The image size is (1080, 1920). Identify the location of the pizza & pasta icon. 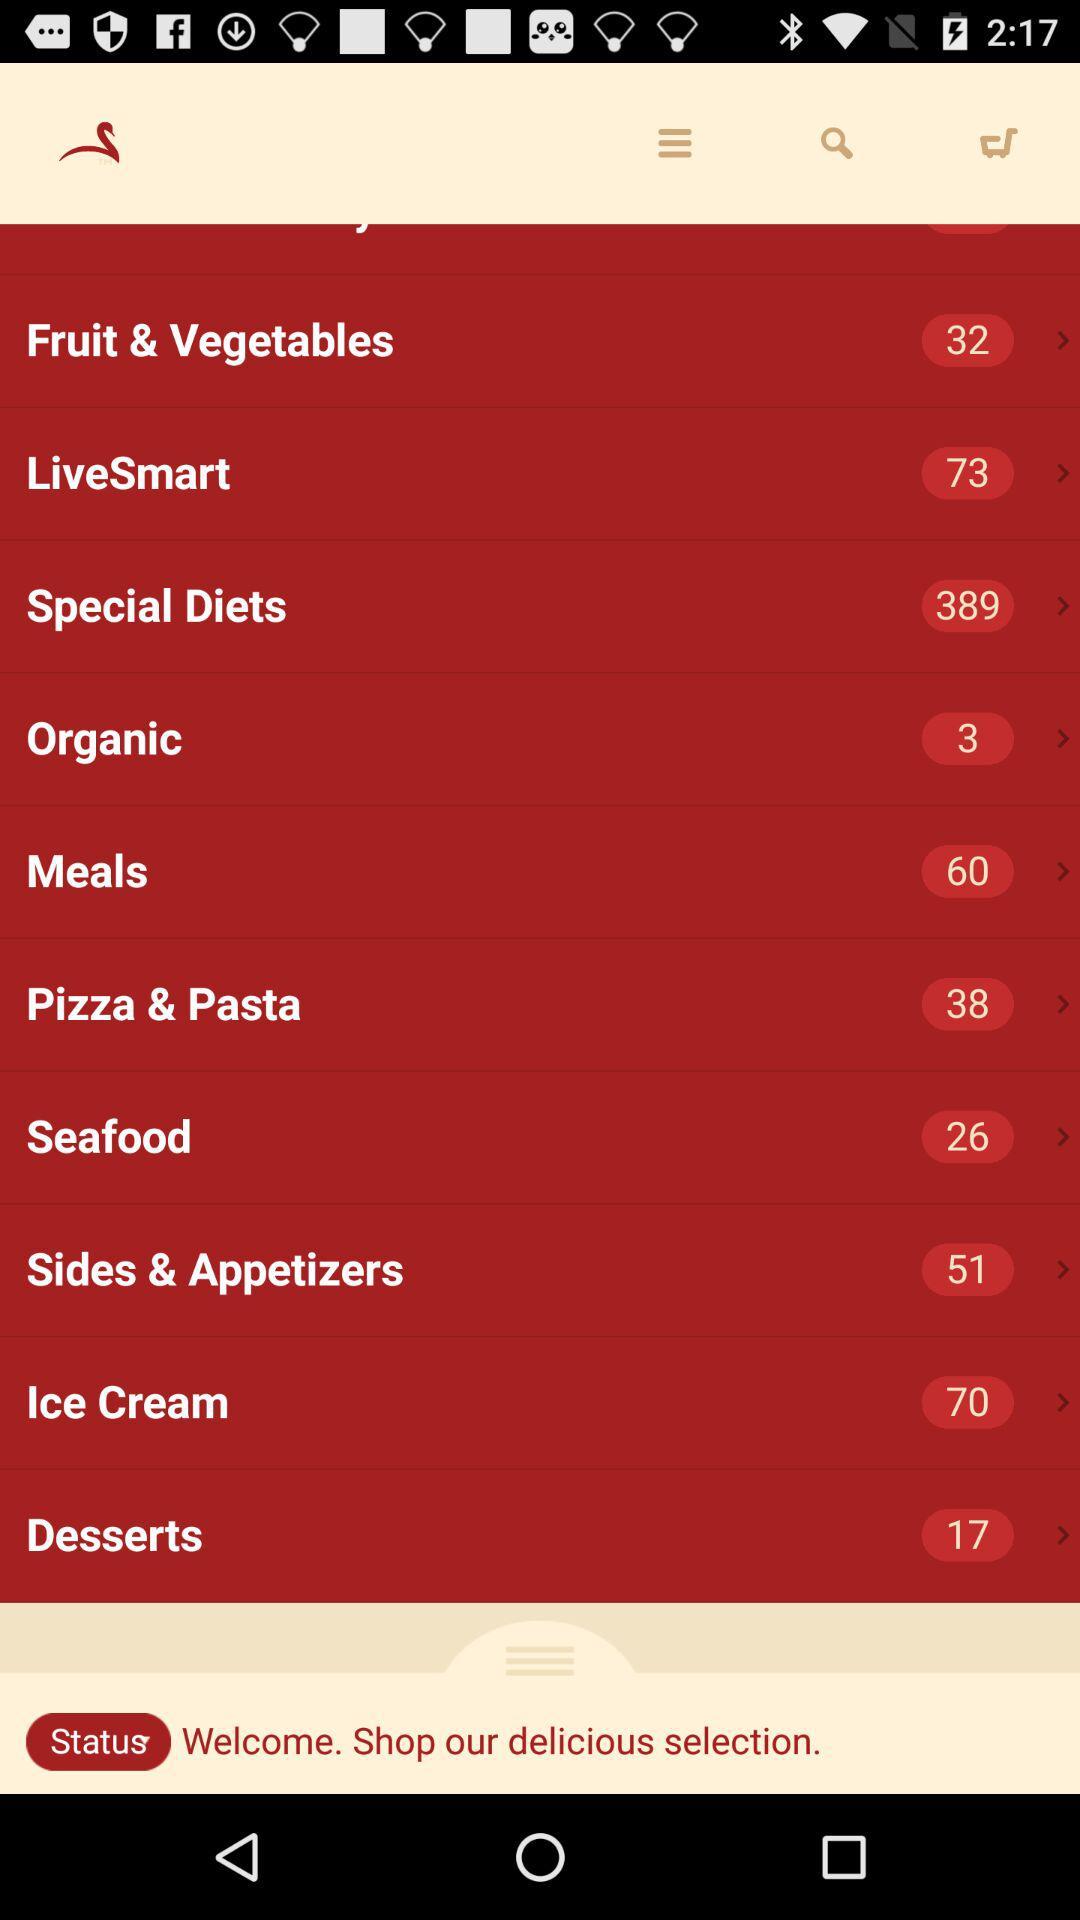
(553, 1004).